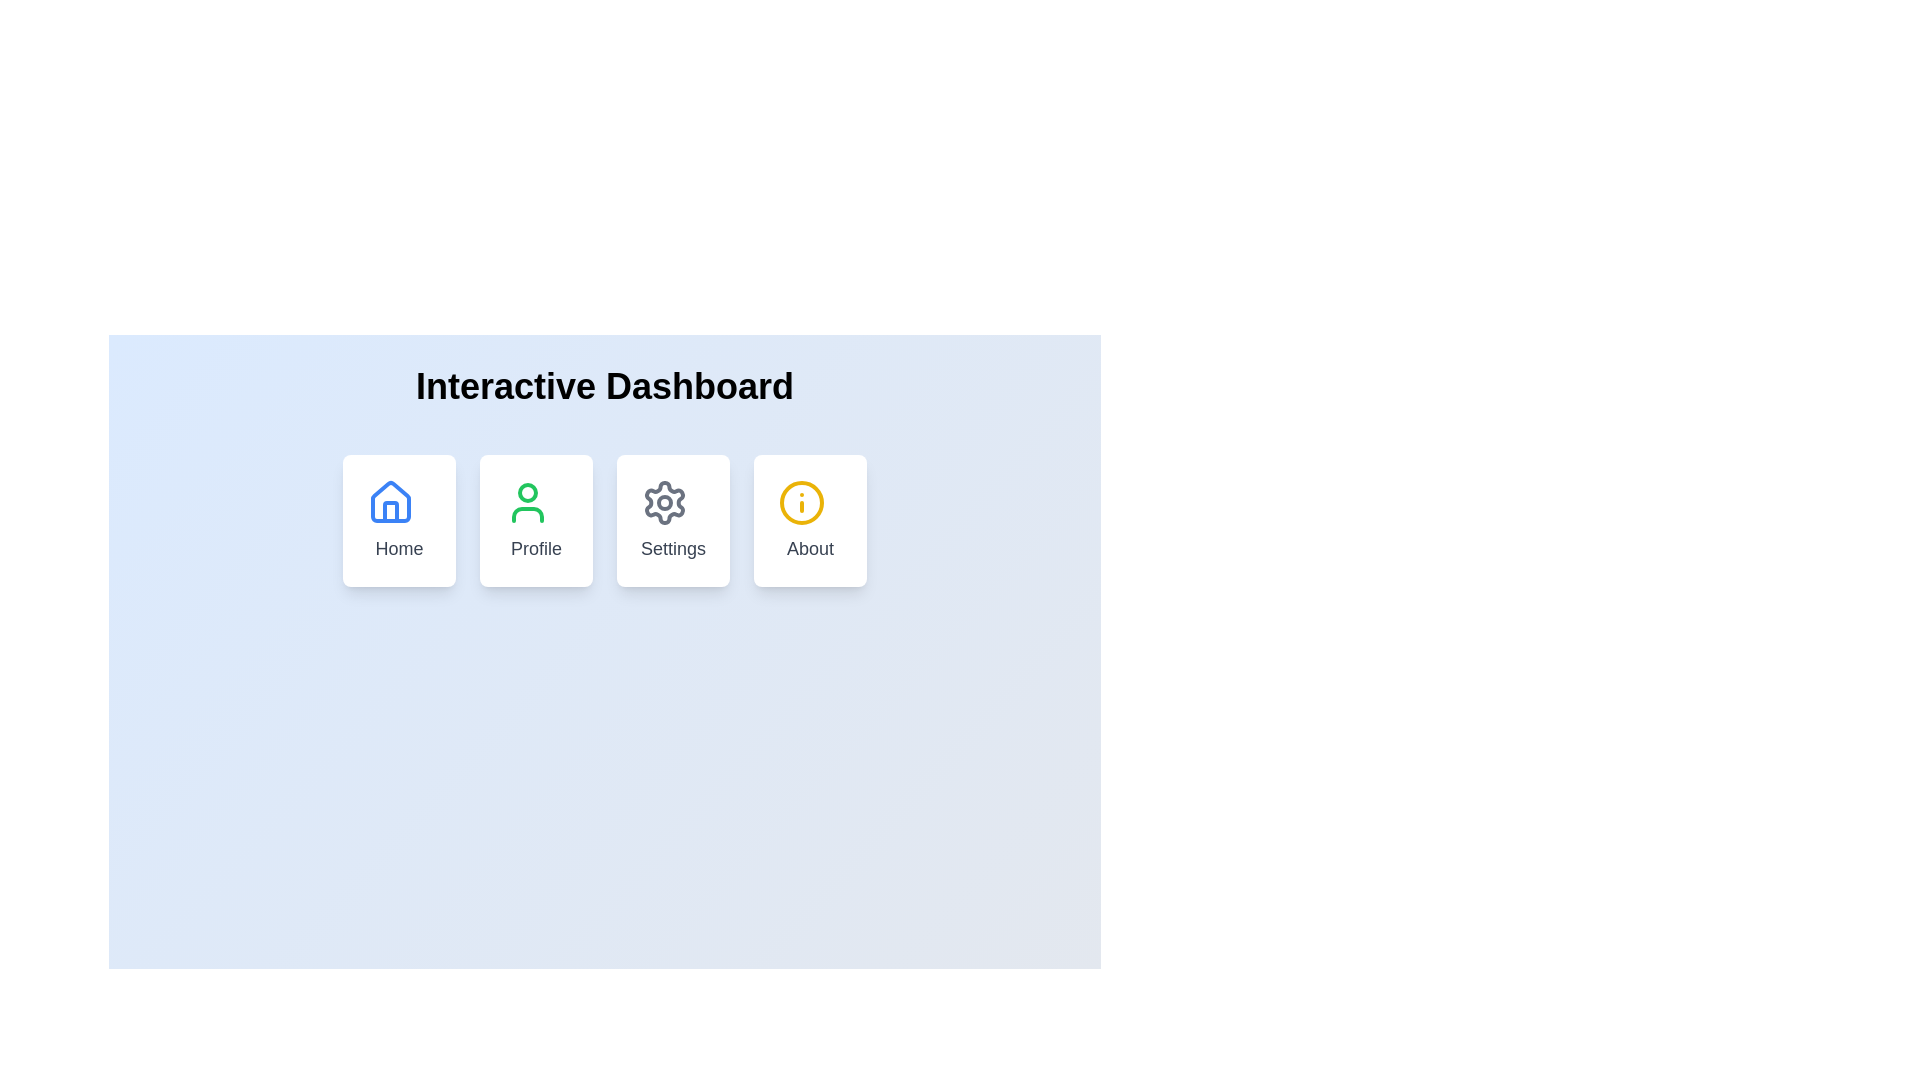 This screenshot has width=1920, height=1080. I want to click on text caption labeled 'About' displayed in a medium-sized gray font, located at the bottom-center of the card under the header 'Interactive Dashboard', so click(810, 548).